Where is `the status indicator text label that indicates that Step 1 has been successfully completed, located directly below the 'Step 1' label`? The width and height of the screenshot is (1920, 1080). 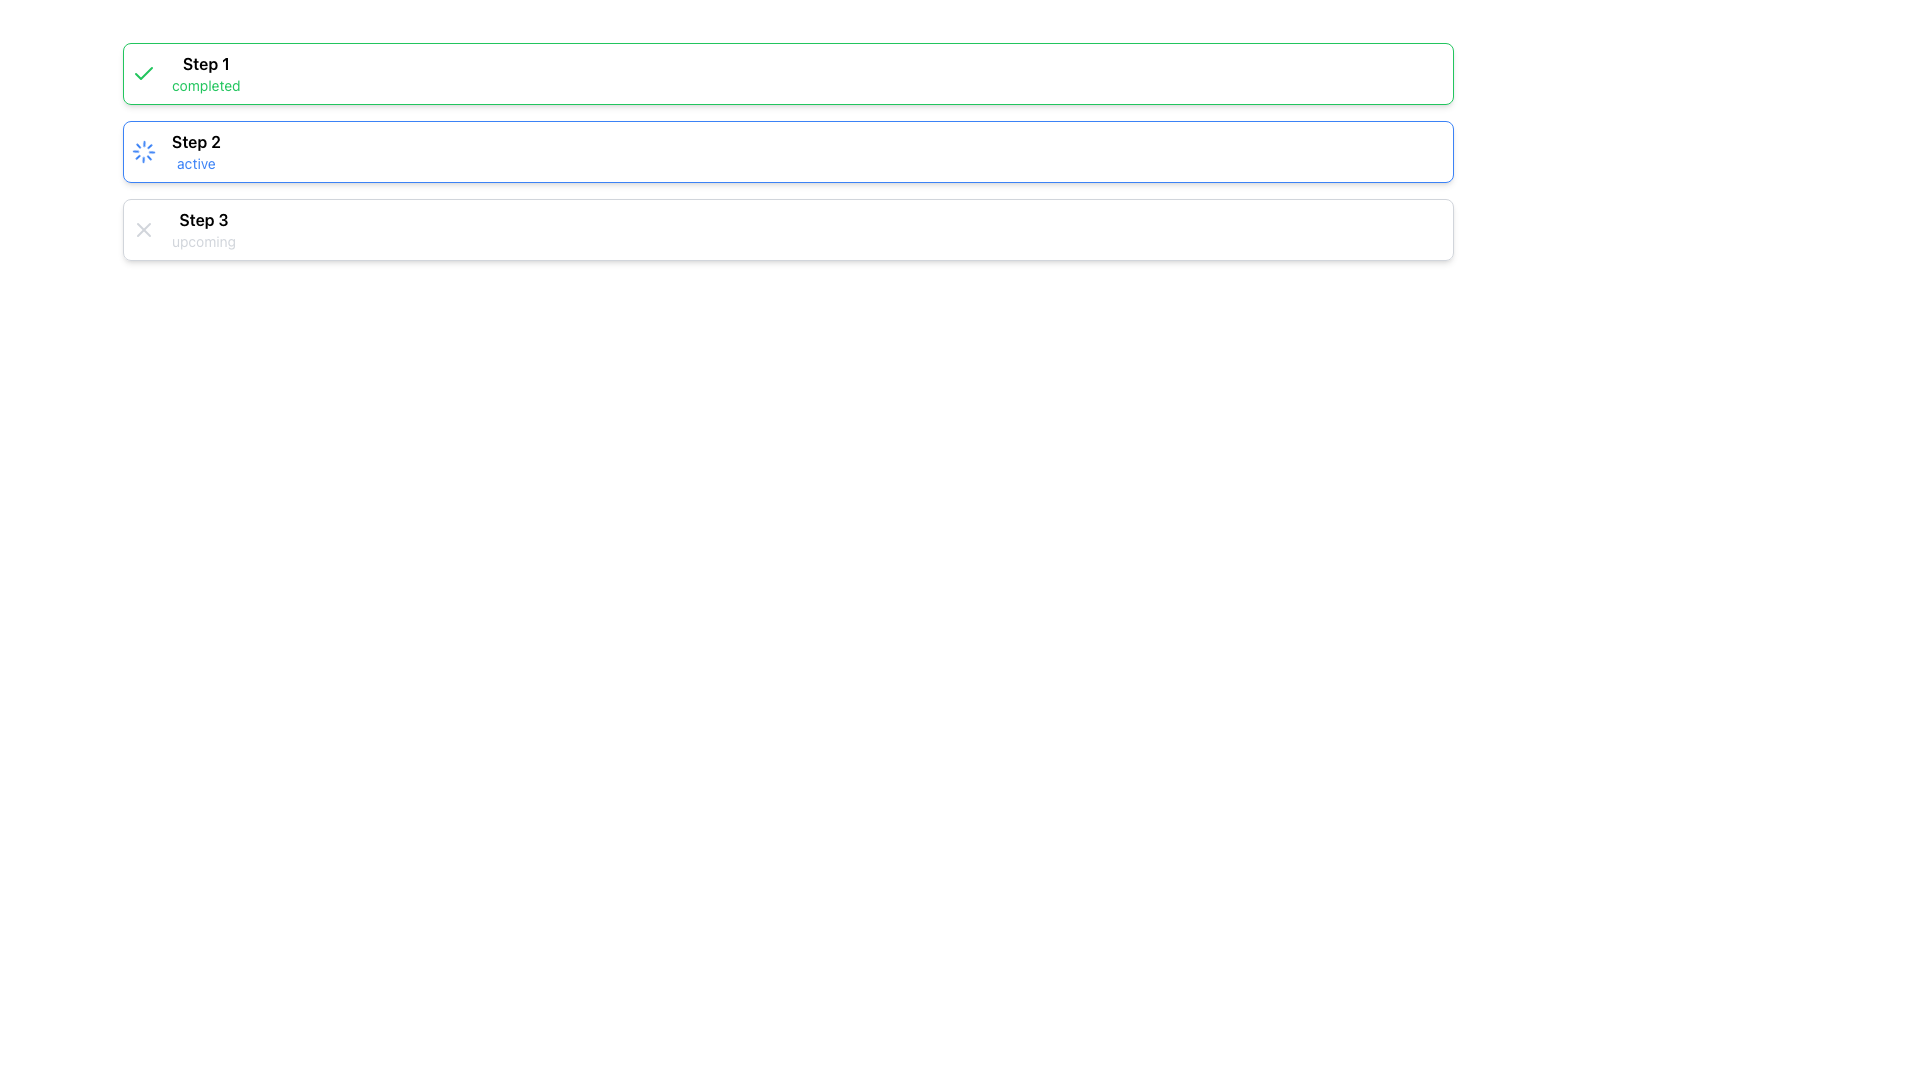
the status indicator text label that indicates that Step 1 has been successfully completed, located directly below the 'Step 1' label is located at coordinates (206, 84).